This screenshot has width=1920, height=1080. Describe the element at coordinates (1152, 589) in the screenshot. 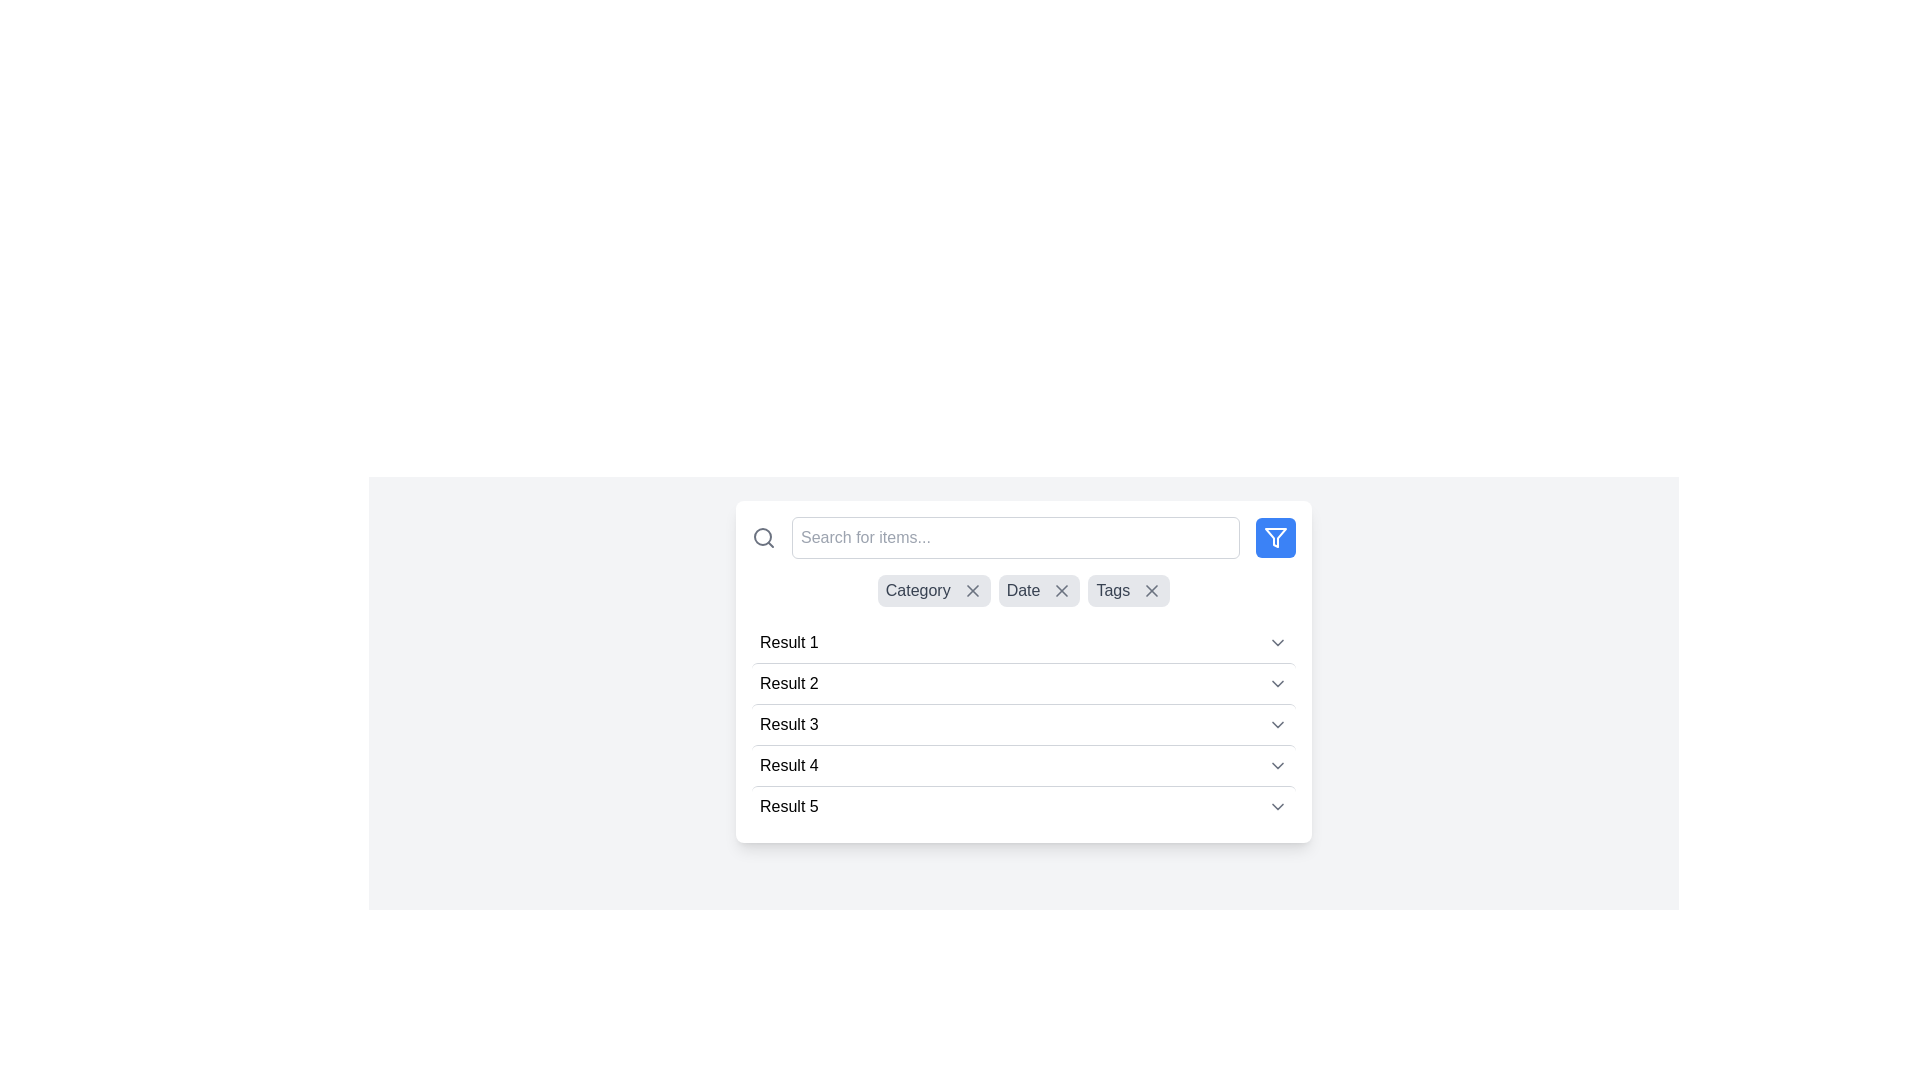

I see `the 'x' icon button next to the 'Tags' label` at that location.